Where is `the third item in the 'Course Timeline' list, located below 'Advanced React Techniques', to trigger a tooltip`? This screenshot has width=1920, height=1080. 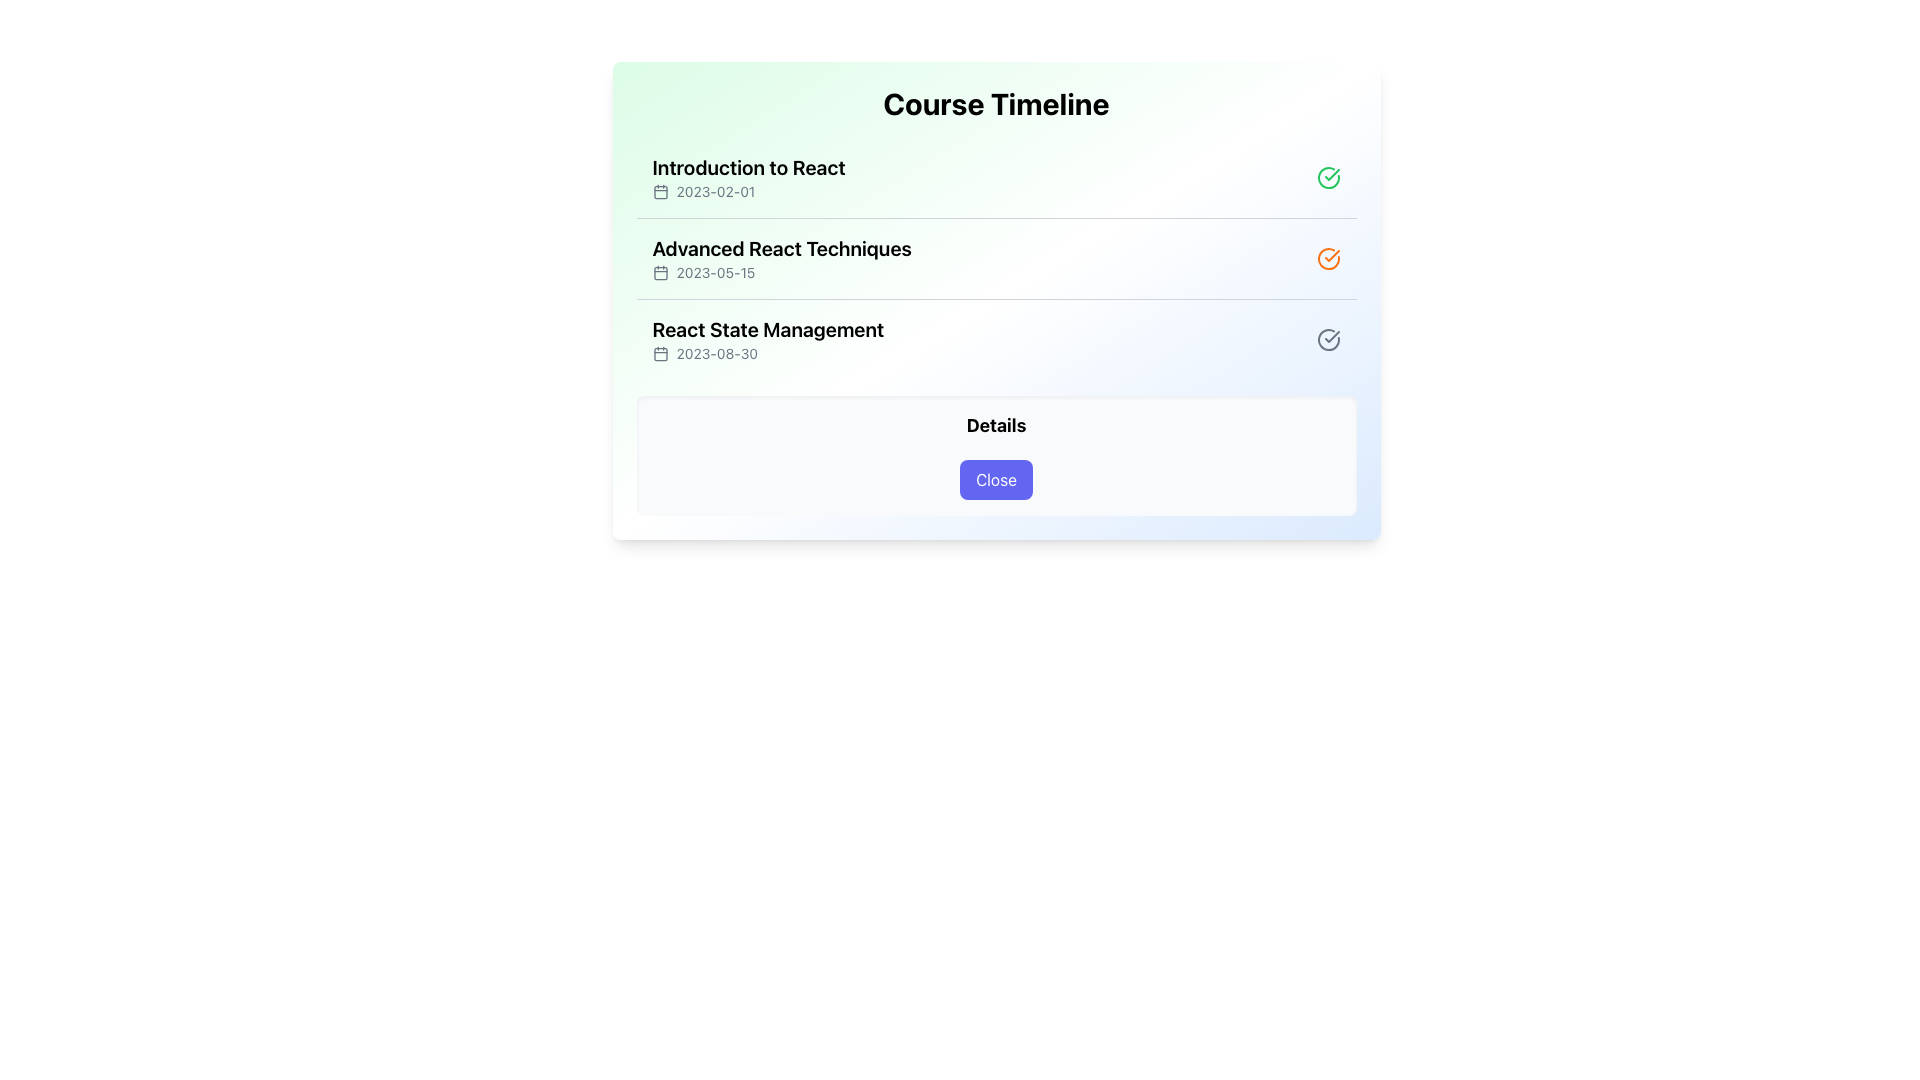
the third item in the 'Course Timeline' list, located below 'Advanced React Techniques', to trigger a tooltip is located at coordinates (996, 338).